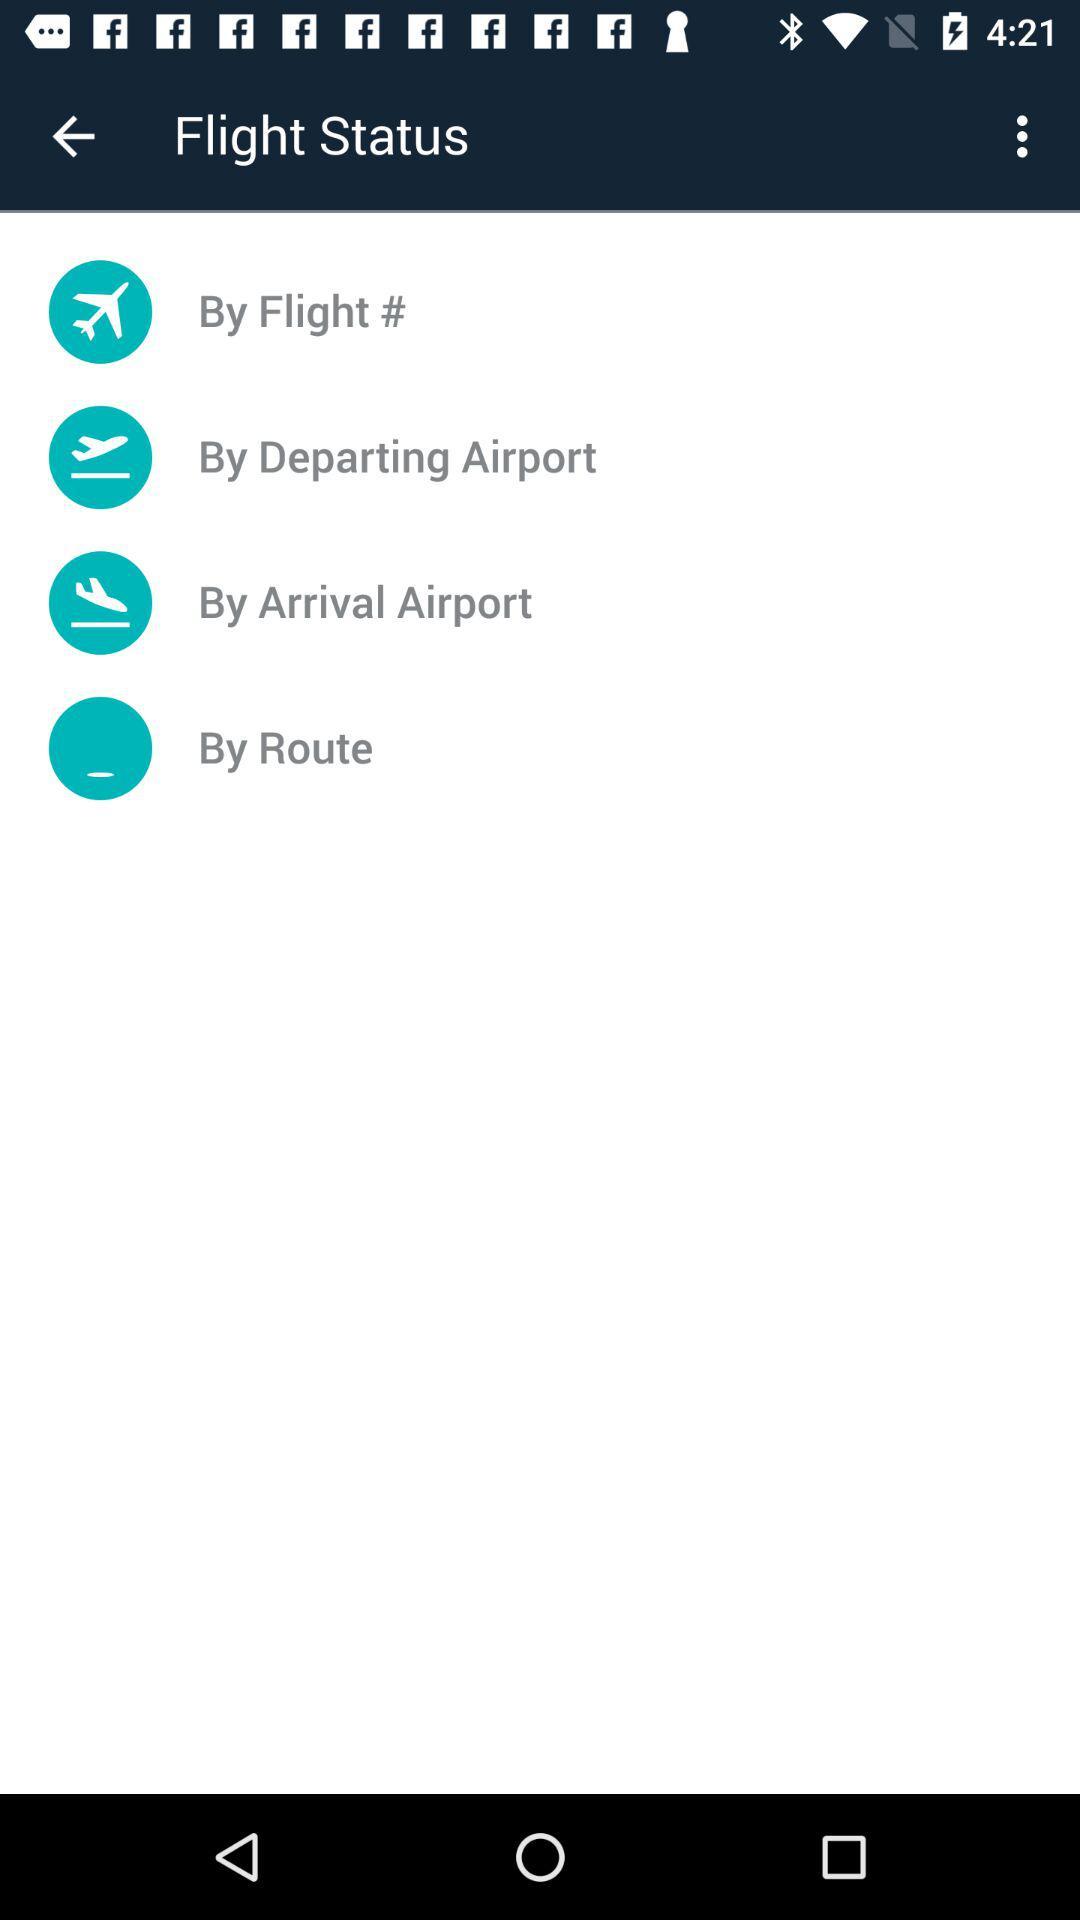 Image resolution: width=1080 pixels, height=1920 pixels. What do you see at coordinates (100, 747) in the screenshot?
I see `the symbol which is beside by route` at bounding box center [100, 747].